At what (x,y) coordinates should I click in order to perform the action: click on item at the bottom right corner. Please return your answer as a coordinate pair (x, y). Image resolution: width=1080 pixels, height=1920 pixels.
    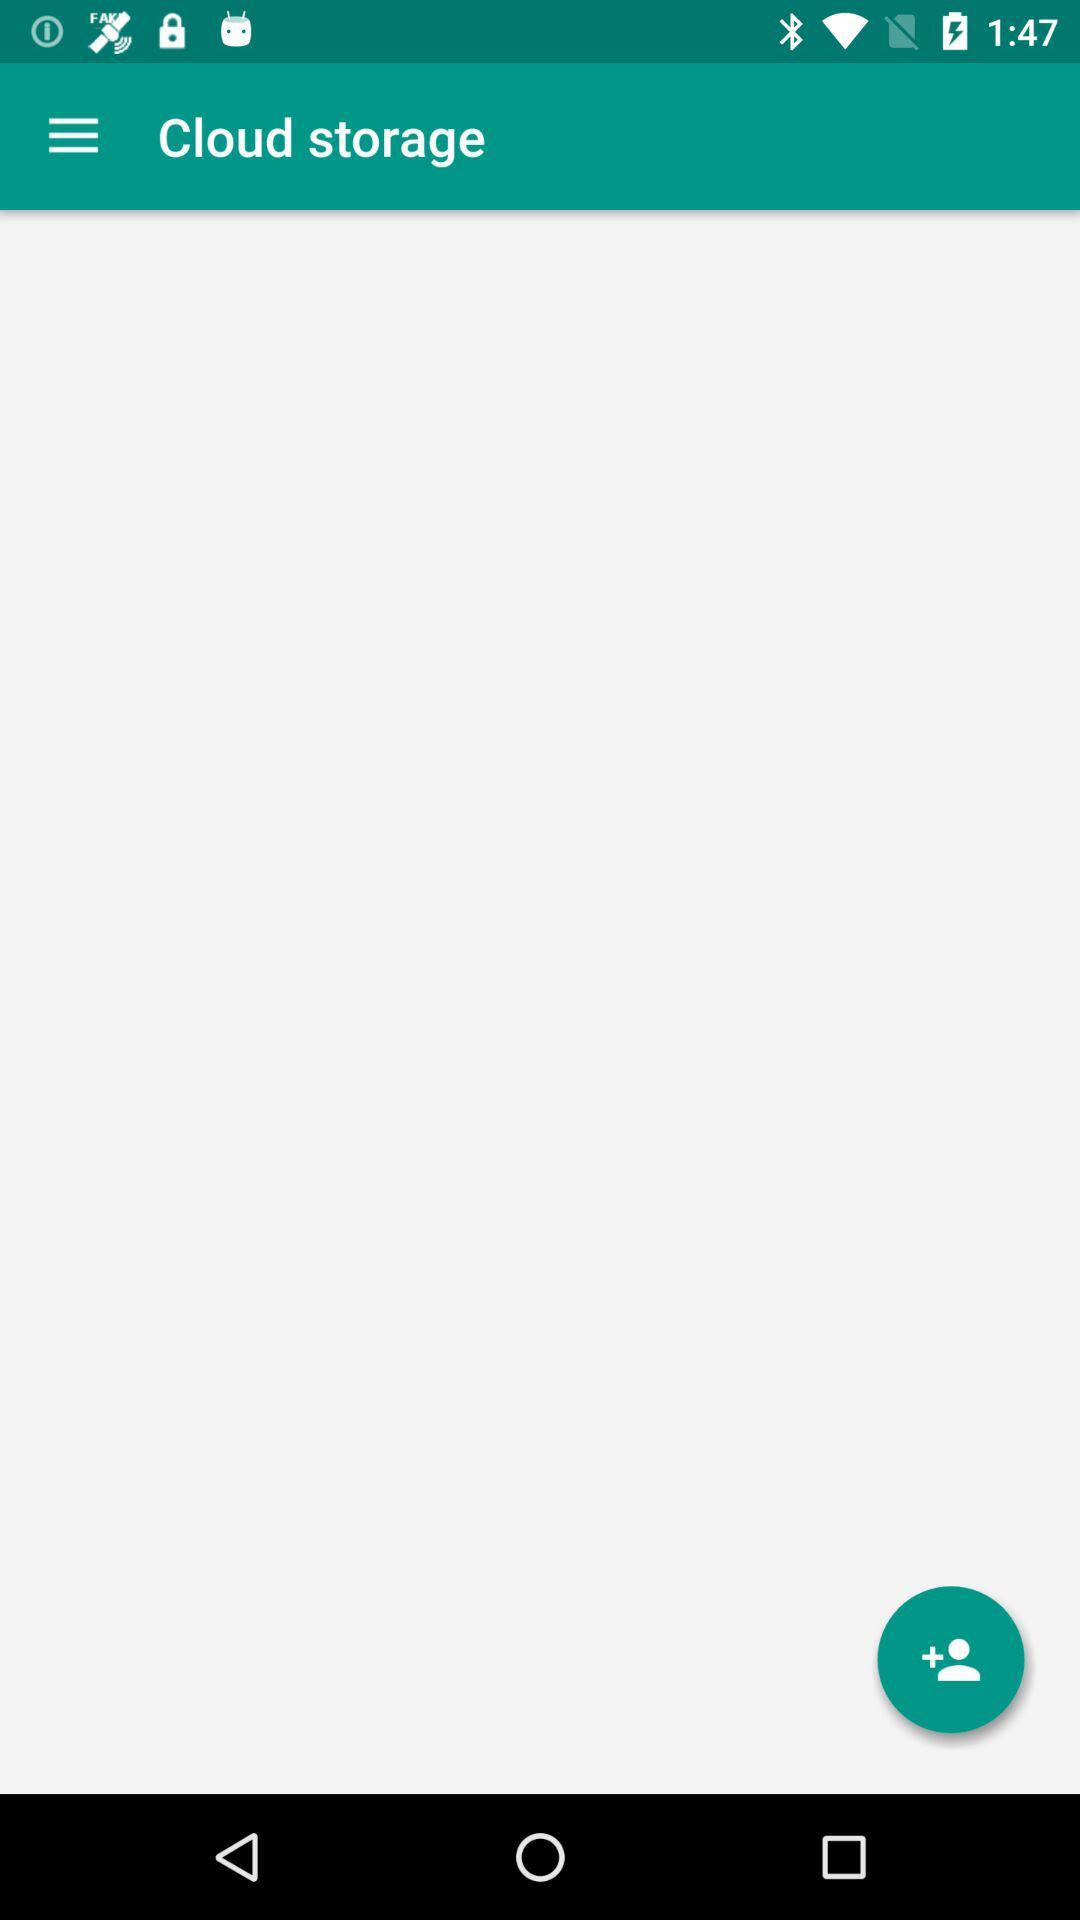
    Looking at the image, I should click on (950, 1659).